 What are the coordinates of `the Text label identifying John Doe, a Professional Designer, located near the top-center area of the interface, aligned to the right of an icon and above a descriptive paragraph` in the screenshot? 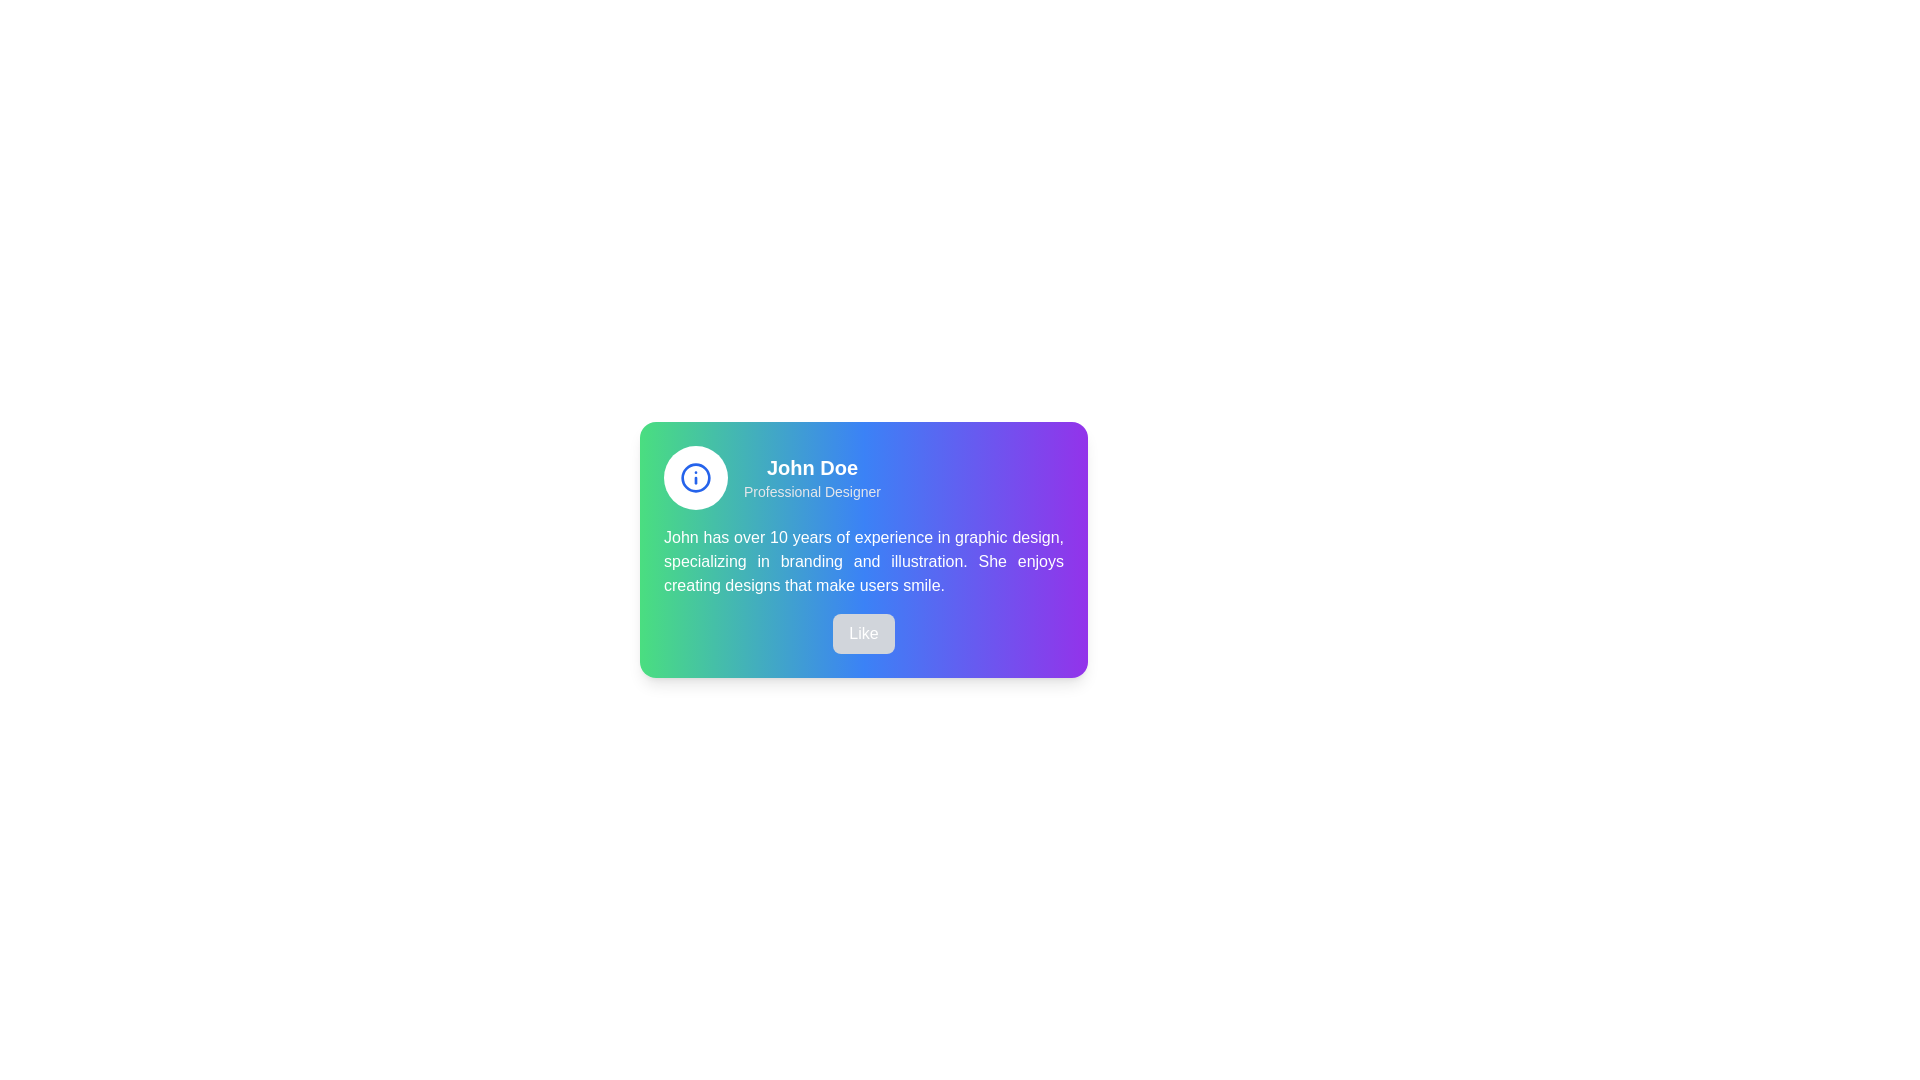 It's located at (812, 478).